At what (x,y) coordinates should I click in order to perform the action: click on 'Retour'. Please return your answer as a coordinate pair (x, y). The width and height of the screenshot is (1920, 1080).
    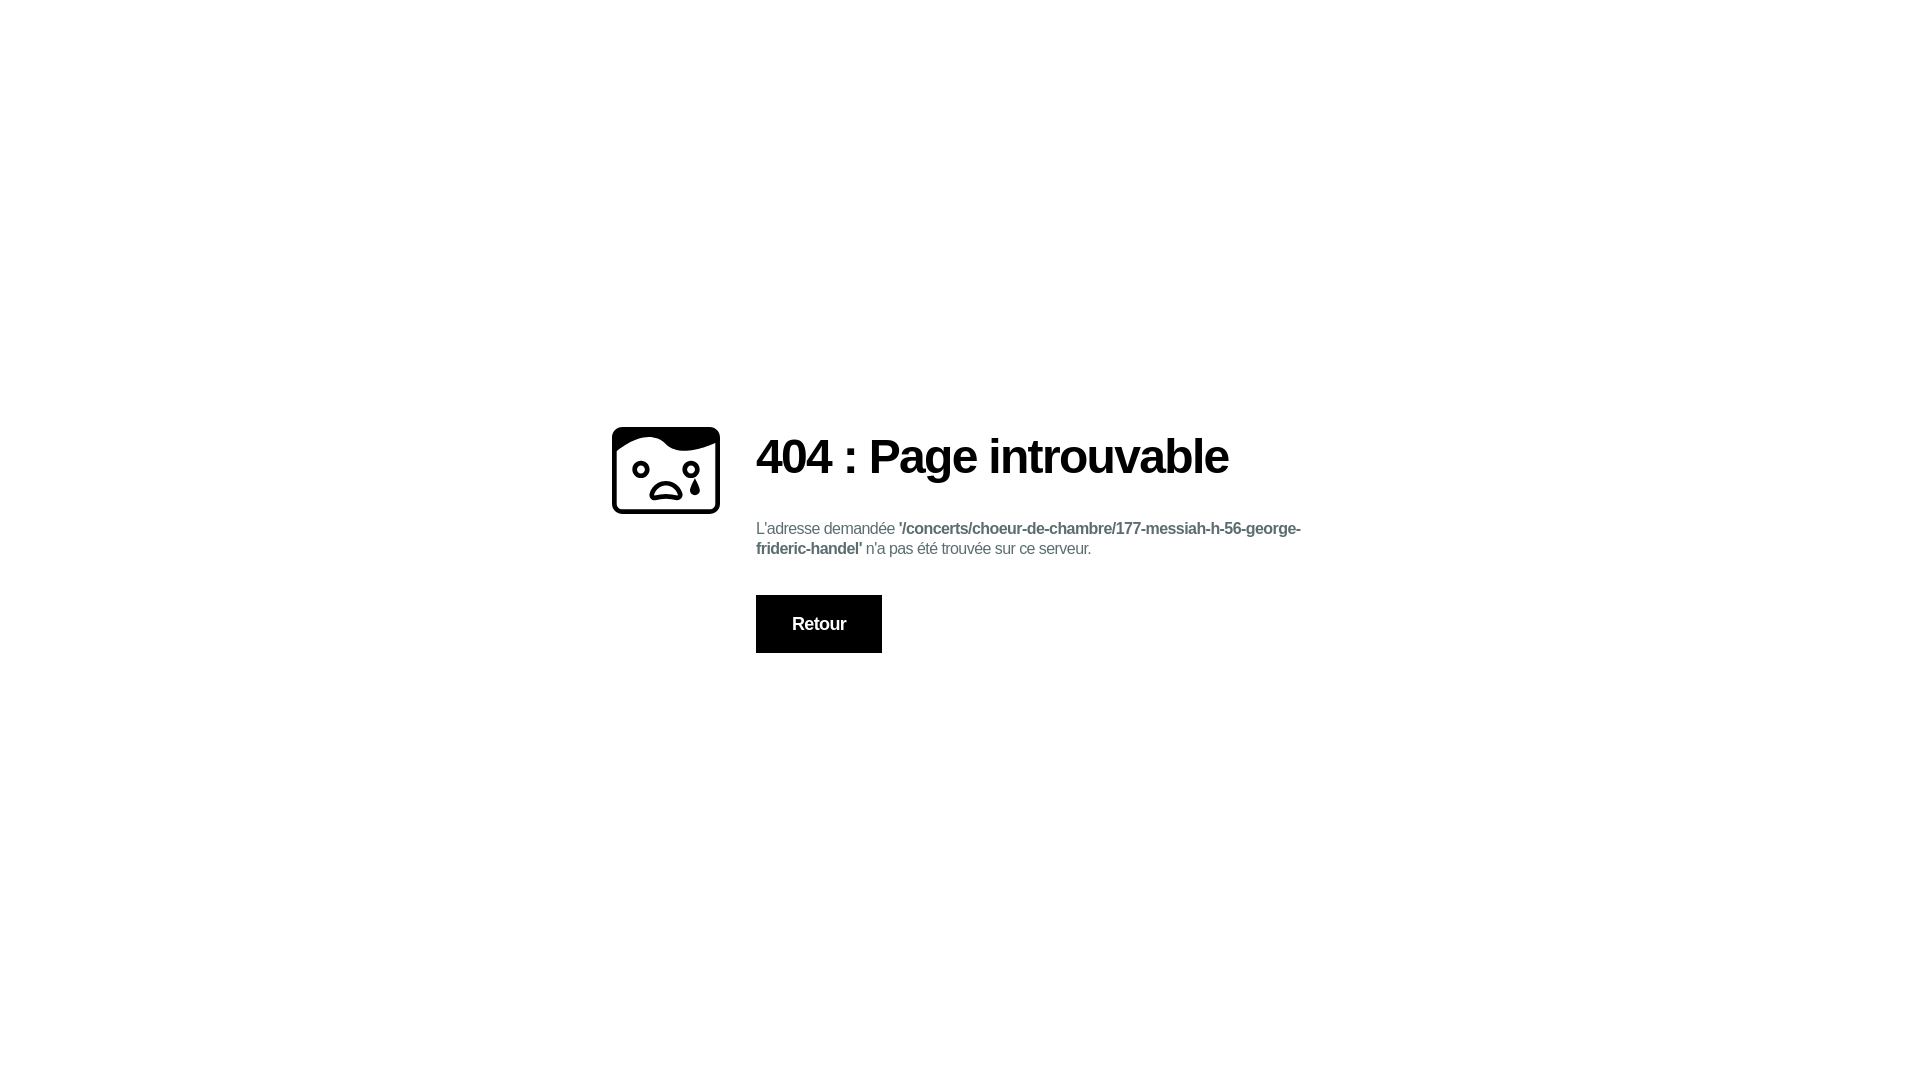
    Looking at the image, I should click on (819, 623).